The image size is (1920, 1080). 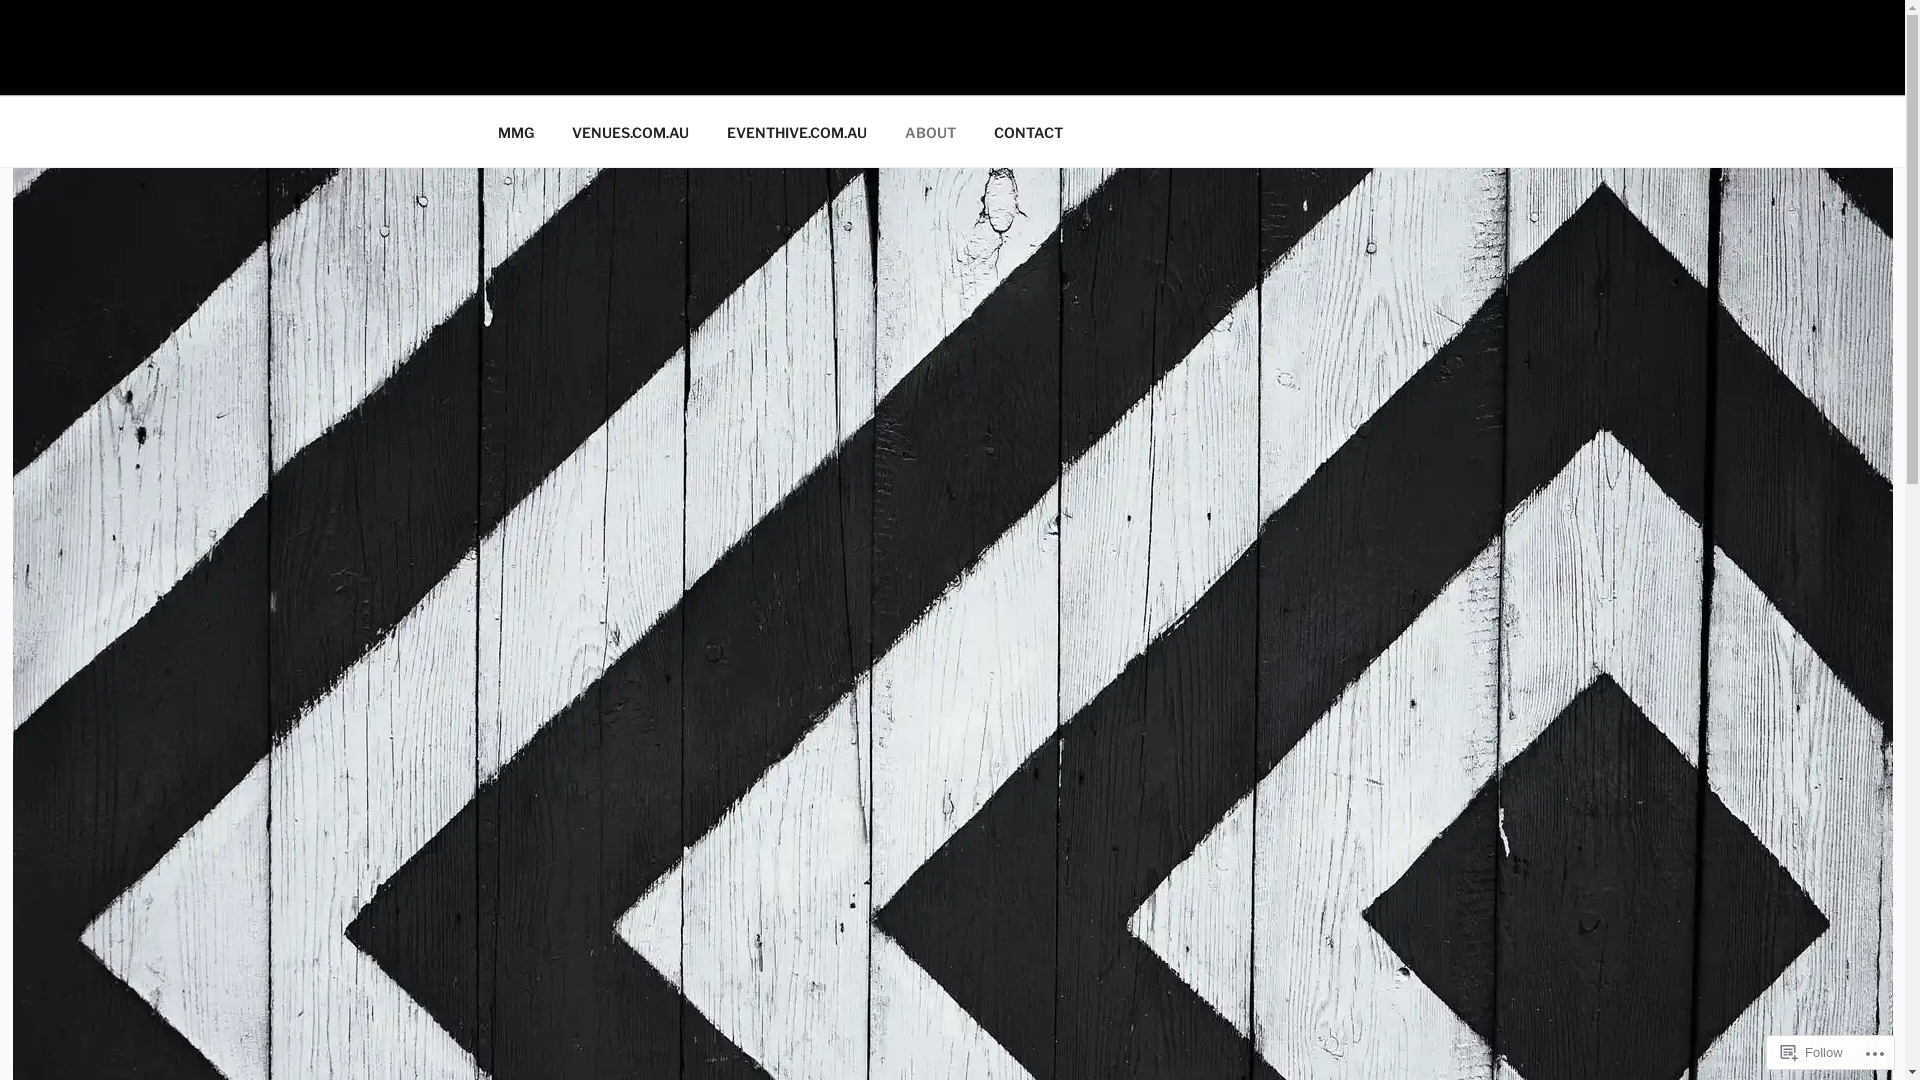 What do you see at coordinates (796, 132) in the screenshot?
I see `'EVENTHIVE.COM.AU'` at bounding box center [796, 132].